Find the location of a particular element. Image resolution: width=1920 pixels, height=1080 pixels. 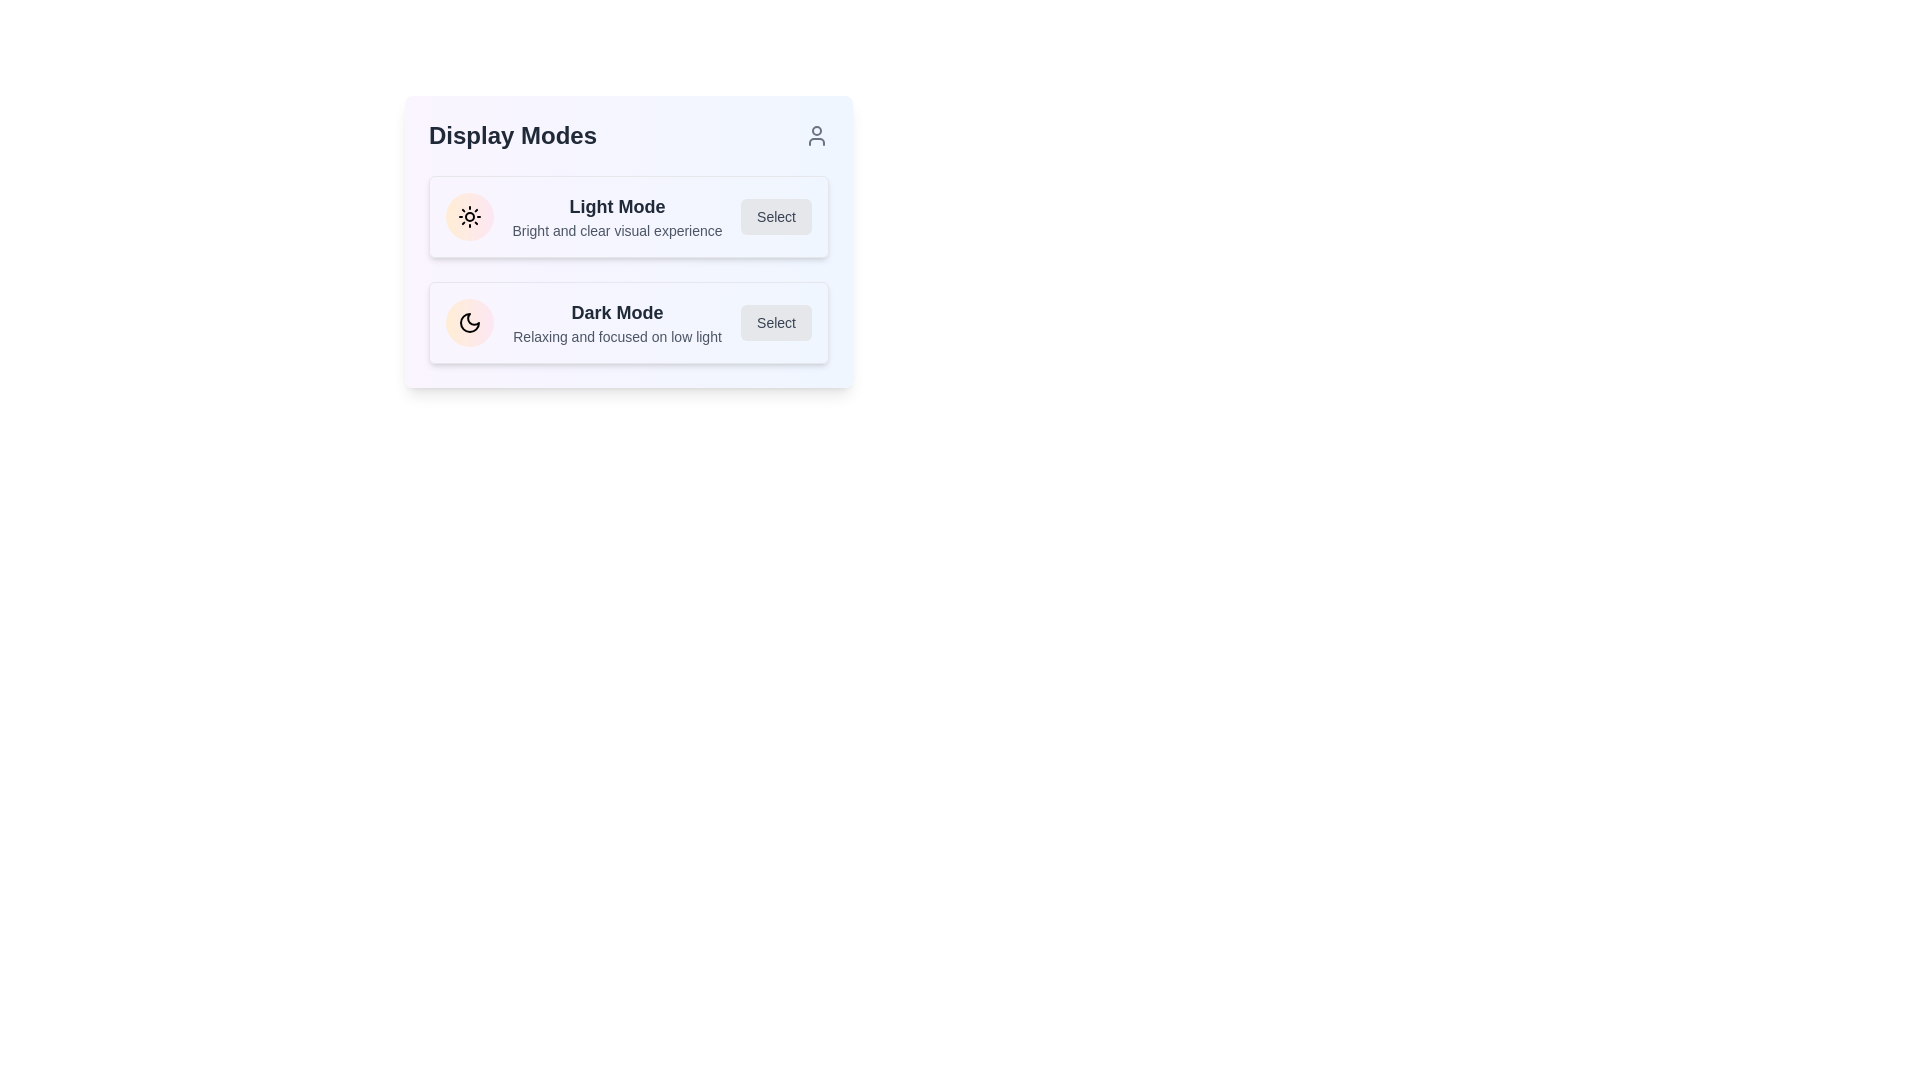

the profile access icon located in the top-right corner of the 'Display Modes' section for user-related actions or navigation is located at coordinates (816, 135).